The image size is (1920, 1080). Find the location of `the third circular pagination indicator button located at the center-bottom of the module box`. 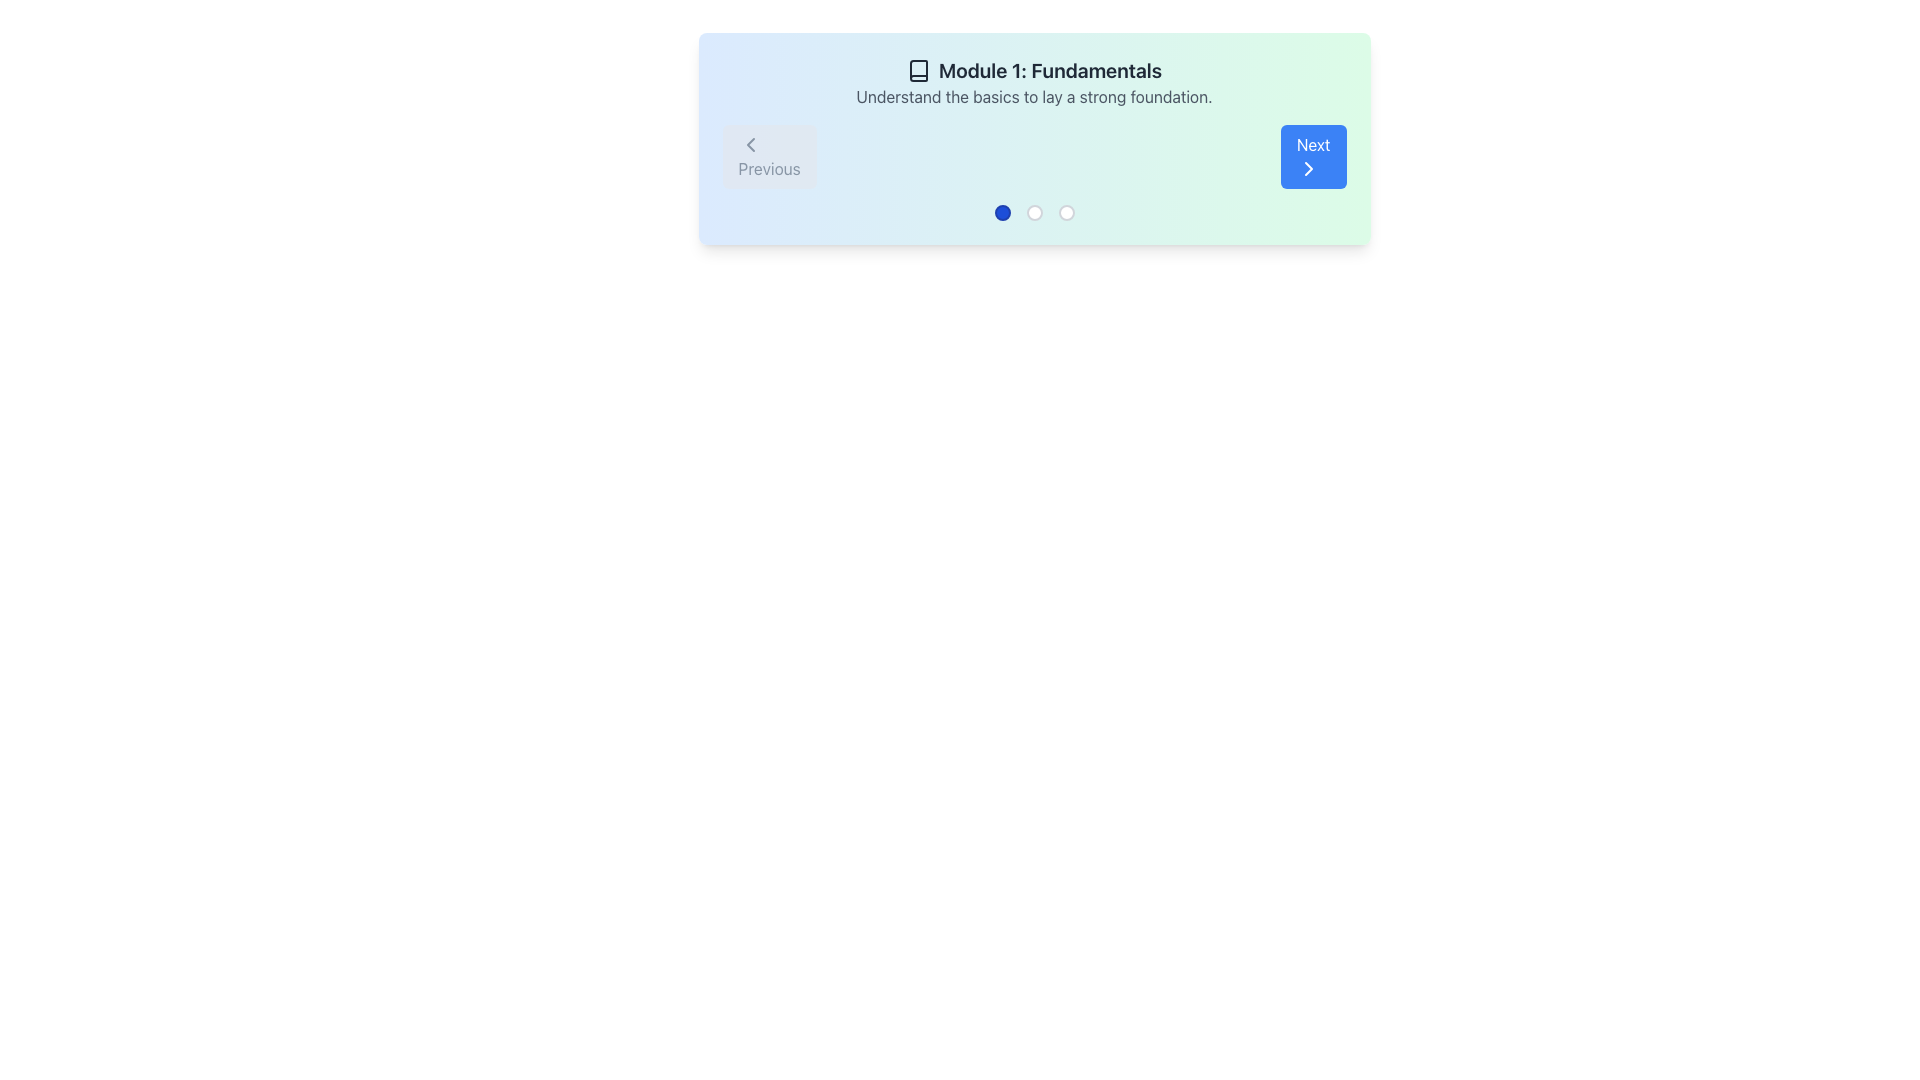

the third circular pagination indicator button located at the center-bottom of the module box is located at coordinates (1065, 212).